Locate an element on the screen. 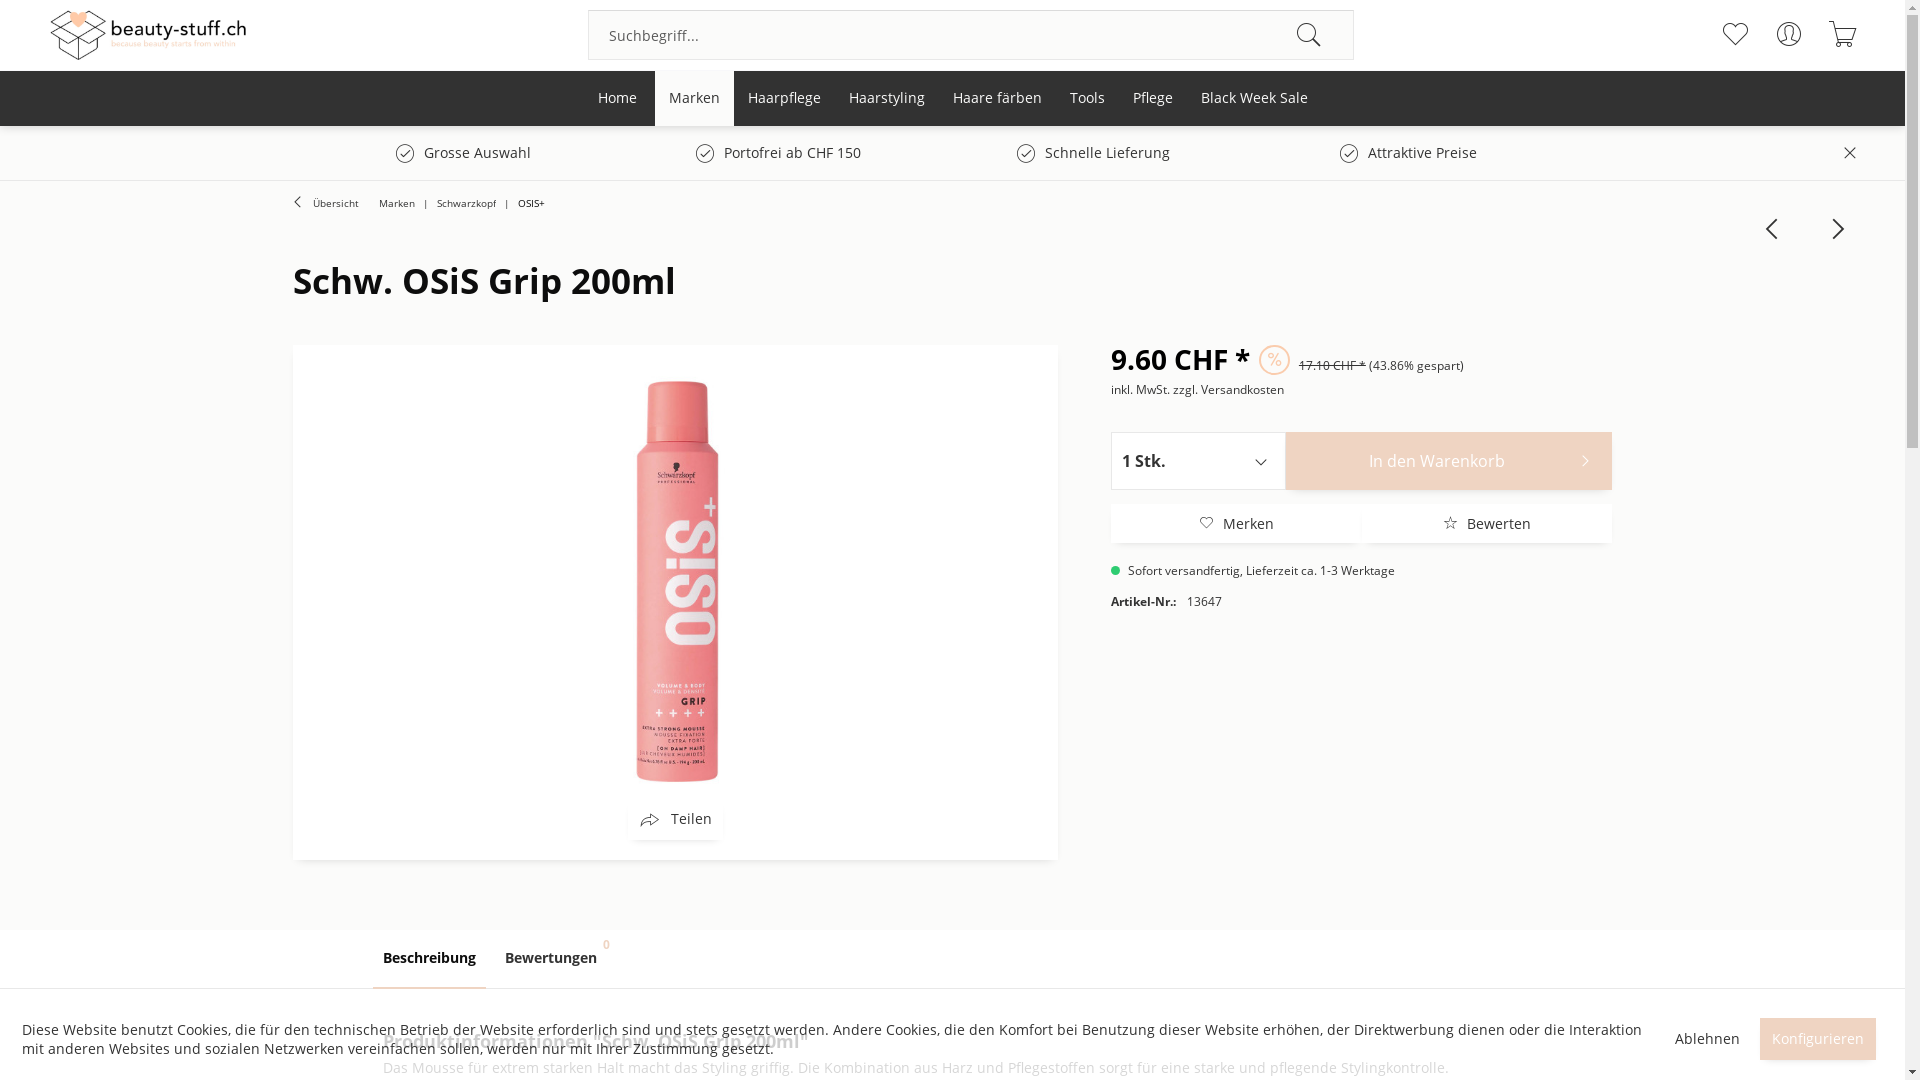  'Bewerten' is located at coordinates (1487, 522).